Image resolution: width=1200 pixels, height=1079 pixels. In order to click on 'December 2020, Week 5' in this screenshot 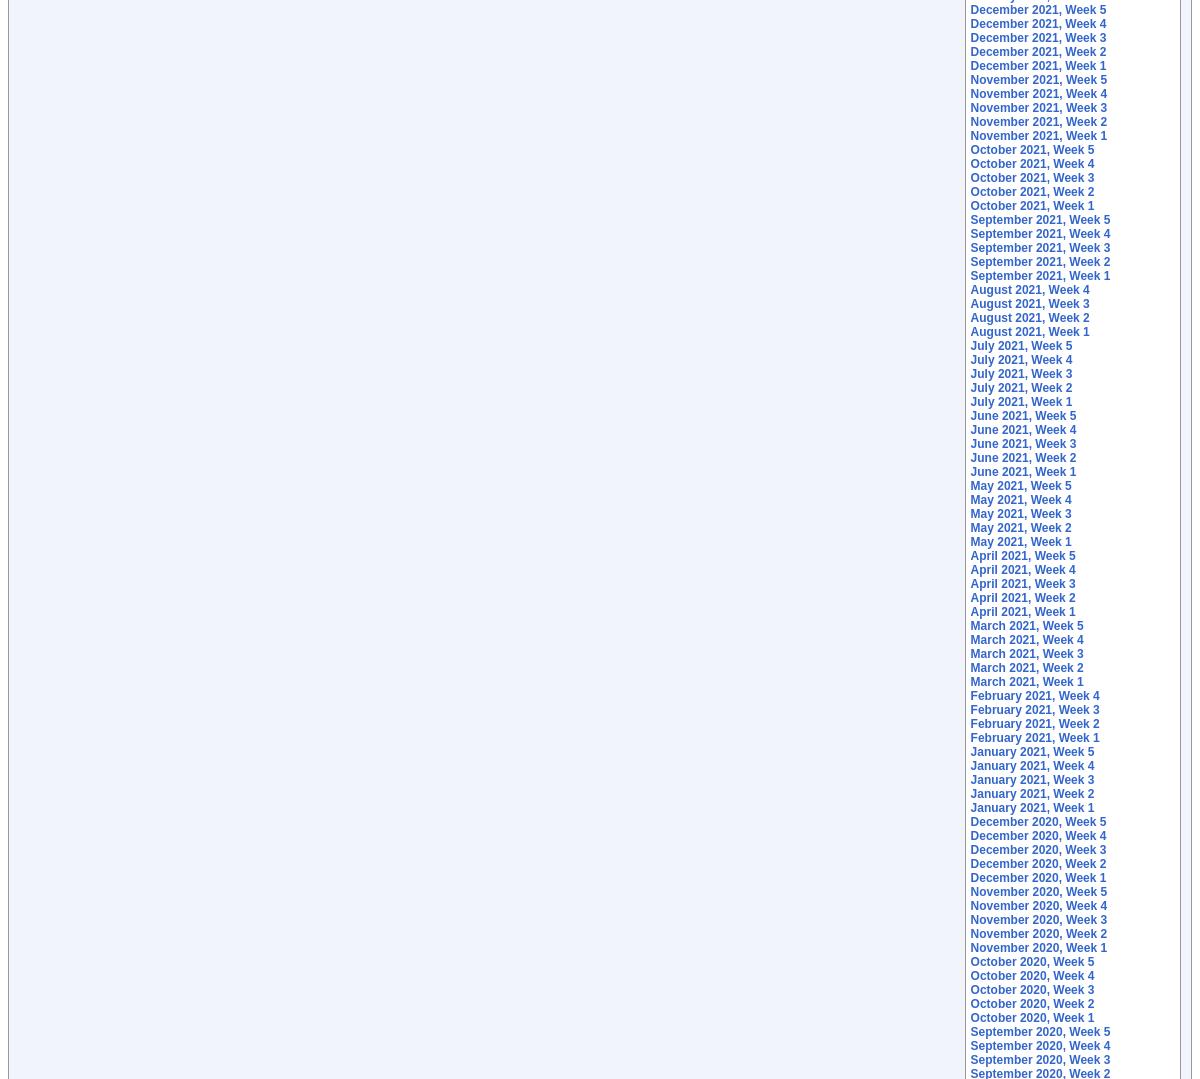, I will do `click(1038, 820)`.